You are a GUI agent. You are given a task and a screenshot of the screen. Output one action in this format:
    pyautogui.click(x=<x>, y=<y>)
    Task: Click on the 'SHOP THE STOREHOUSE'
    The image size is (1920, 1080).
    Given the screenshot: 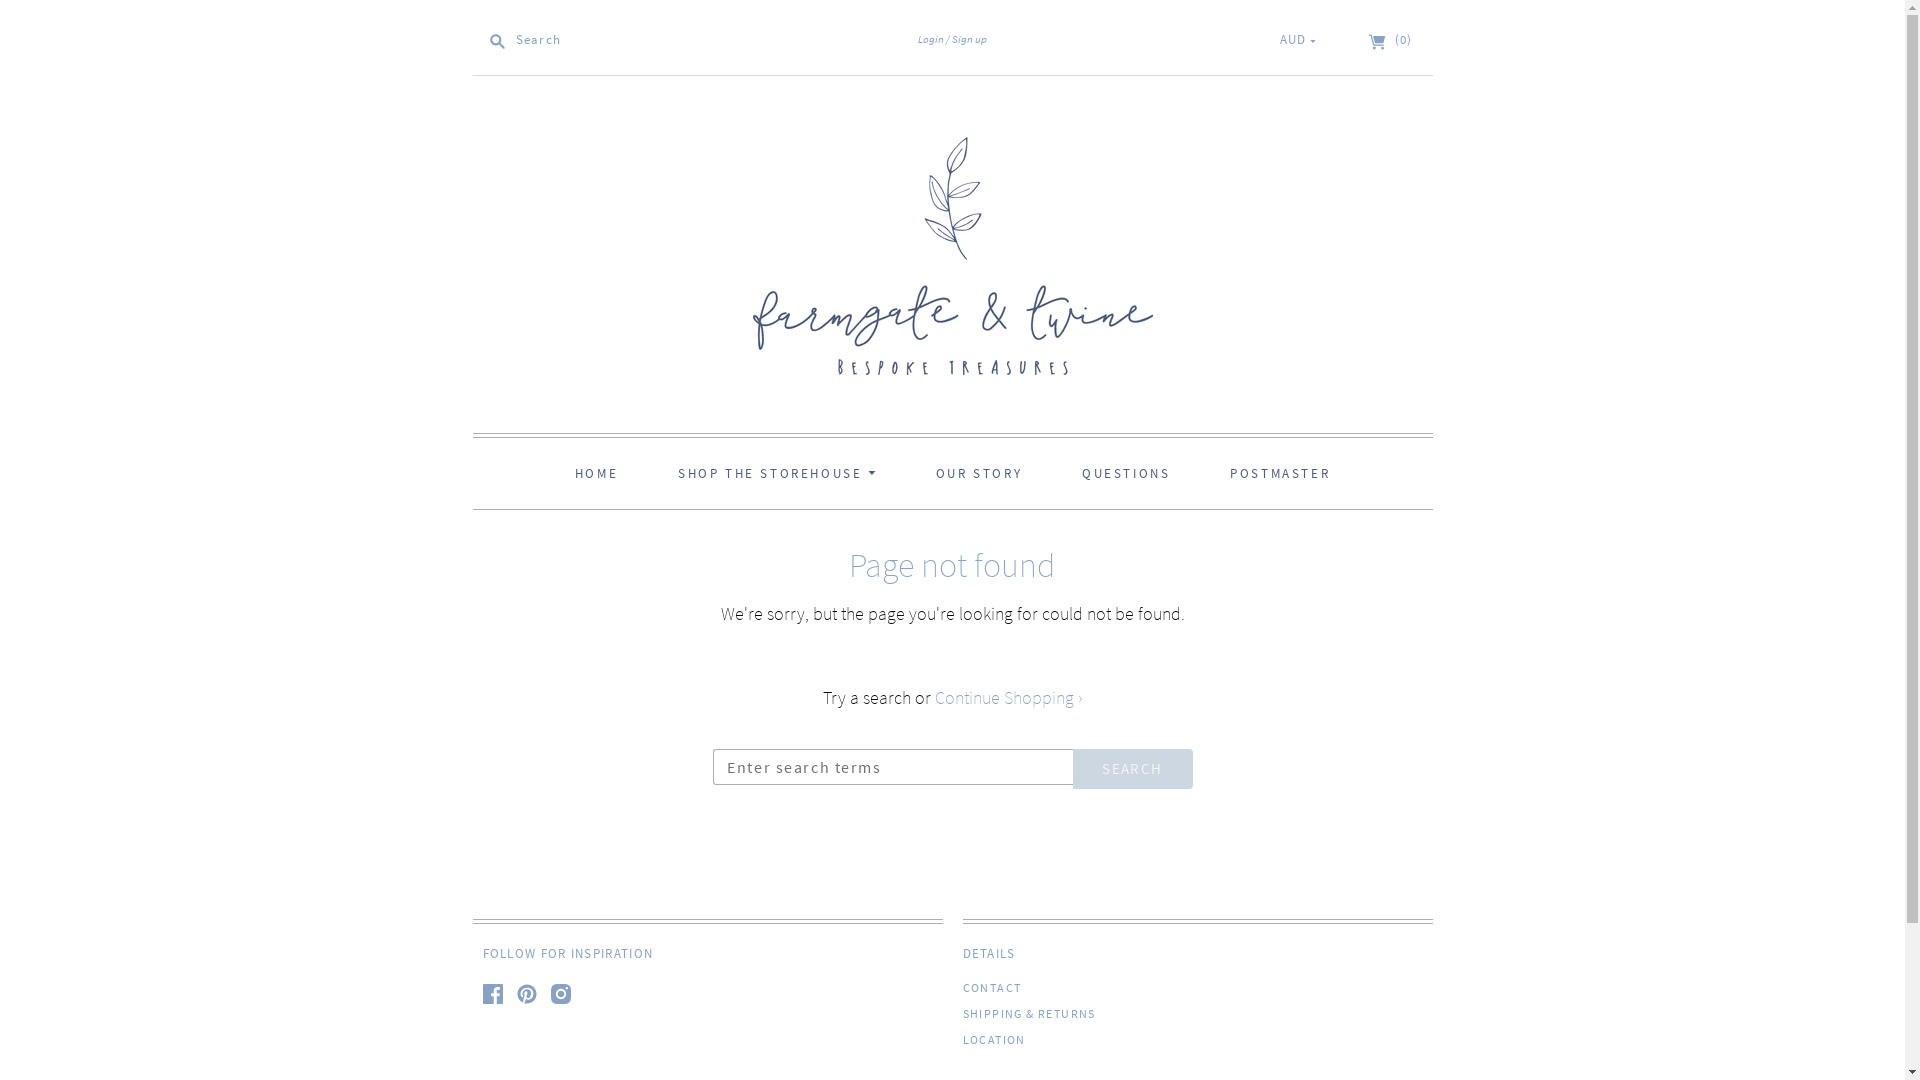 What is the action you would take?
    pyautogui.click(x=652, y=473)
    